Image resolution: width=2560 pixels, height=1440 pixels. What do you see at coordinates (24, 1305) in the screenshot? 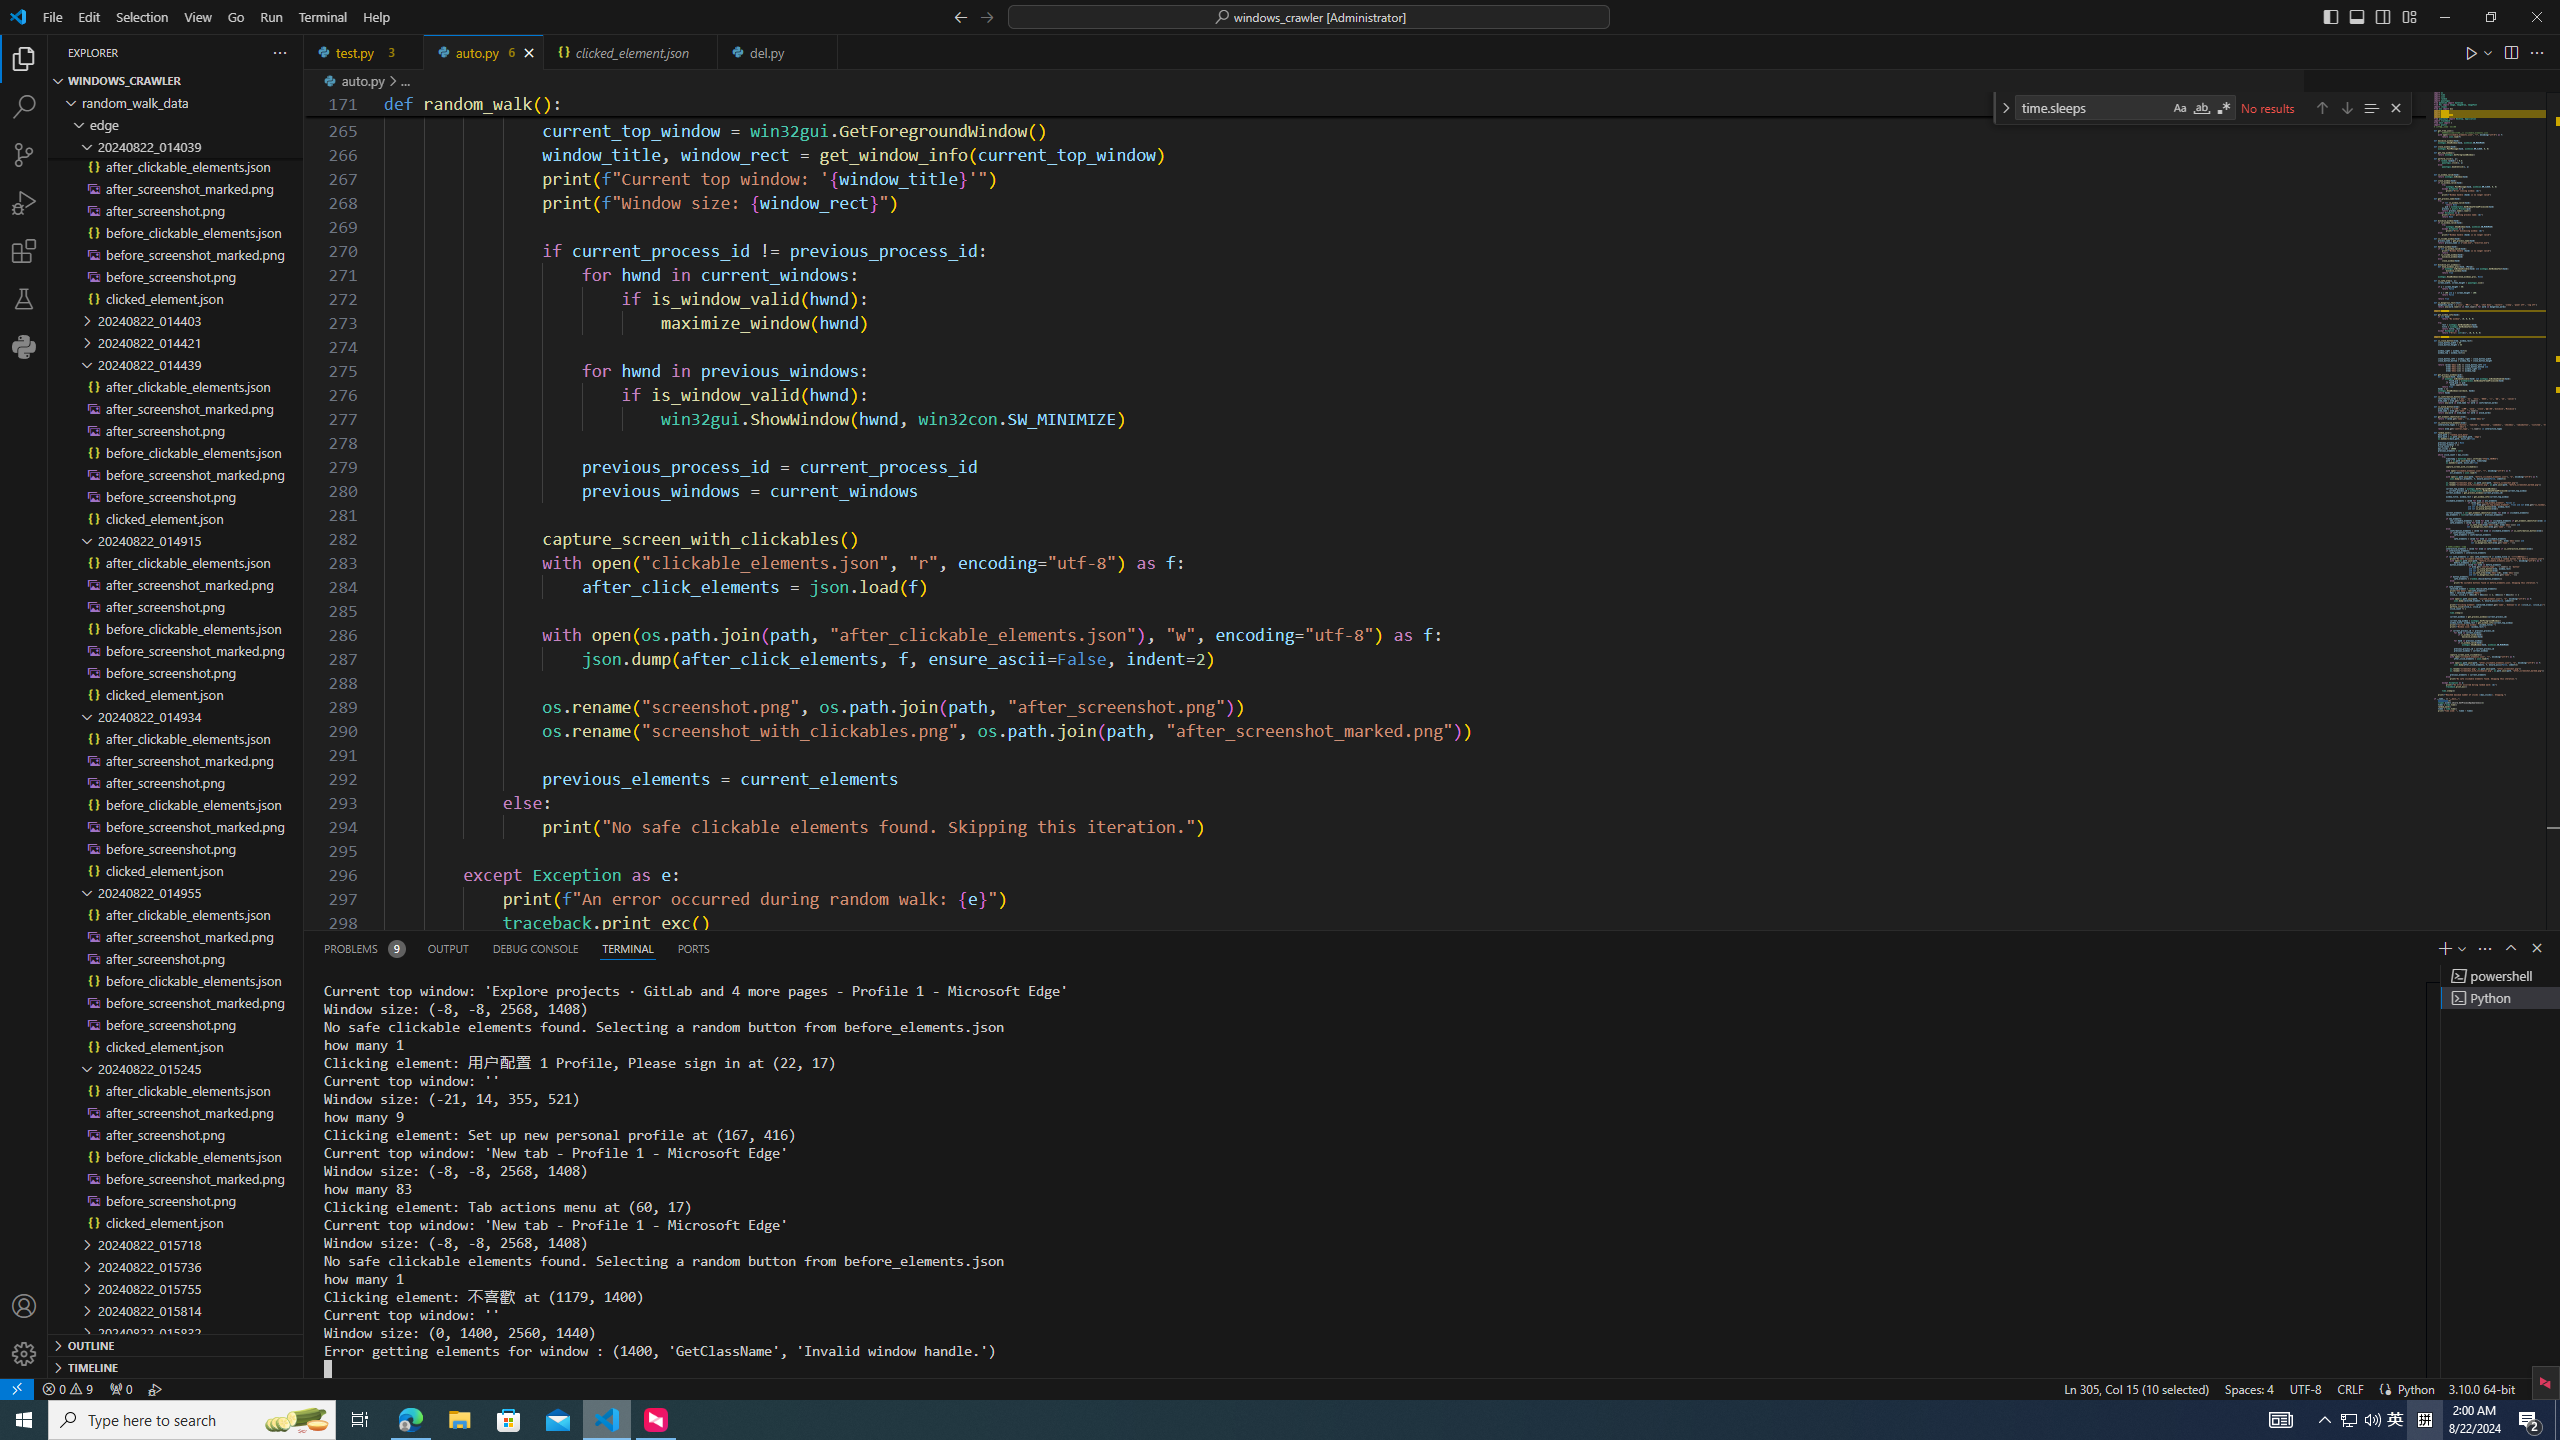
I see `'Accounts'` at bounding box center [24, 1305].